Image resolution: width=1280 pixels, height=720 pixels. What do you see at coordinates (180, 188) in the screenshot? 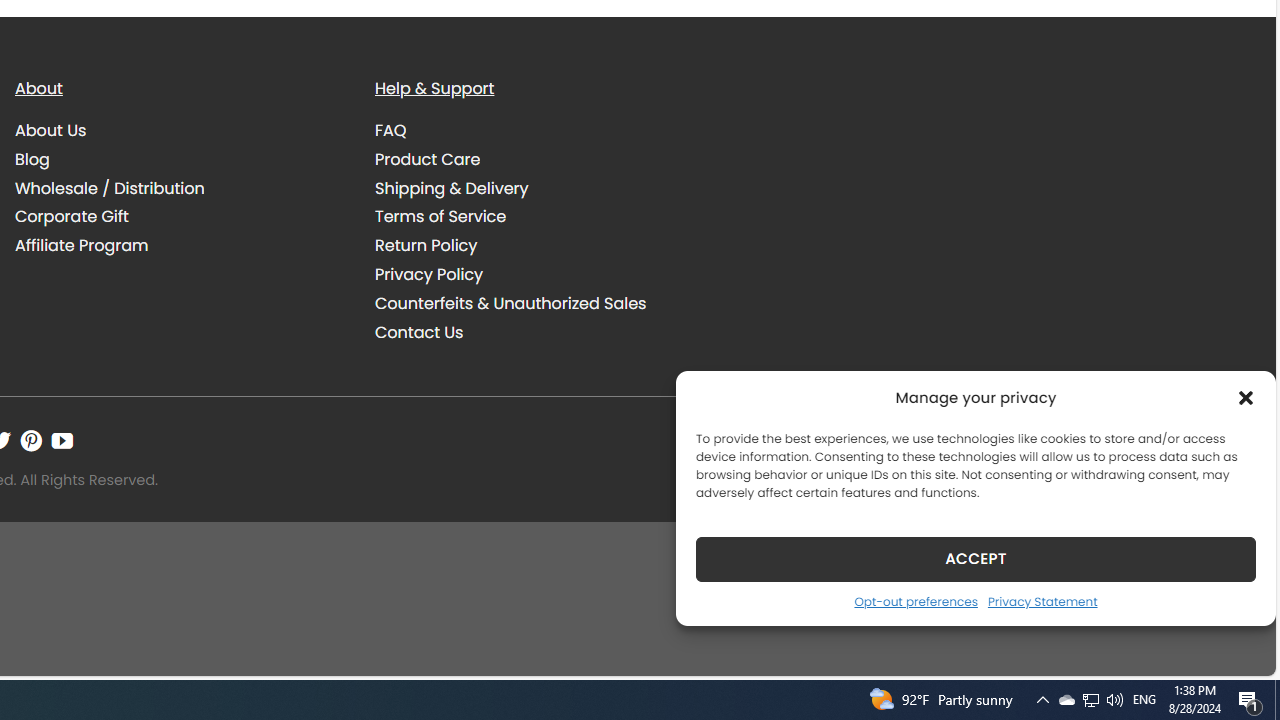
I see `'Wholesale / Distribution'` at bounding box center [180, 188].